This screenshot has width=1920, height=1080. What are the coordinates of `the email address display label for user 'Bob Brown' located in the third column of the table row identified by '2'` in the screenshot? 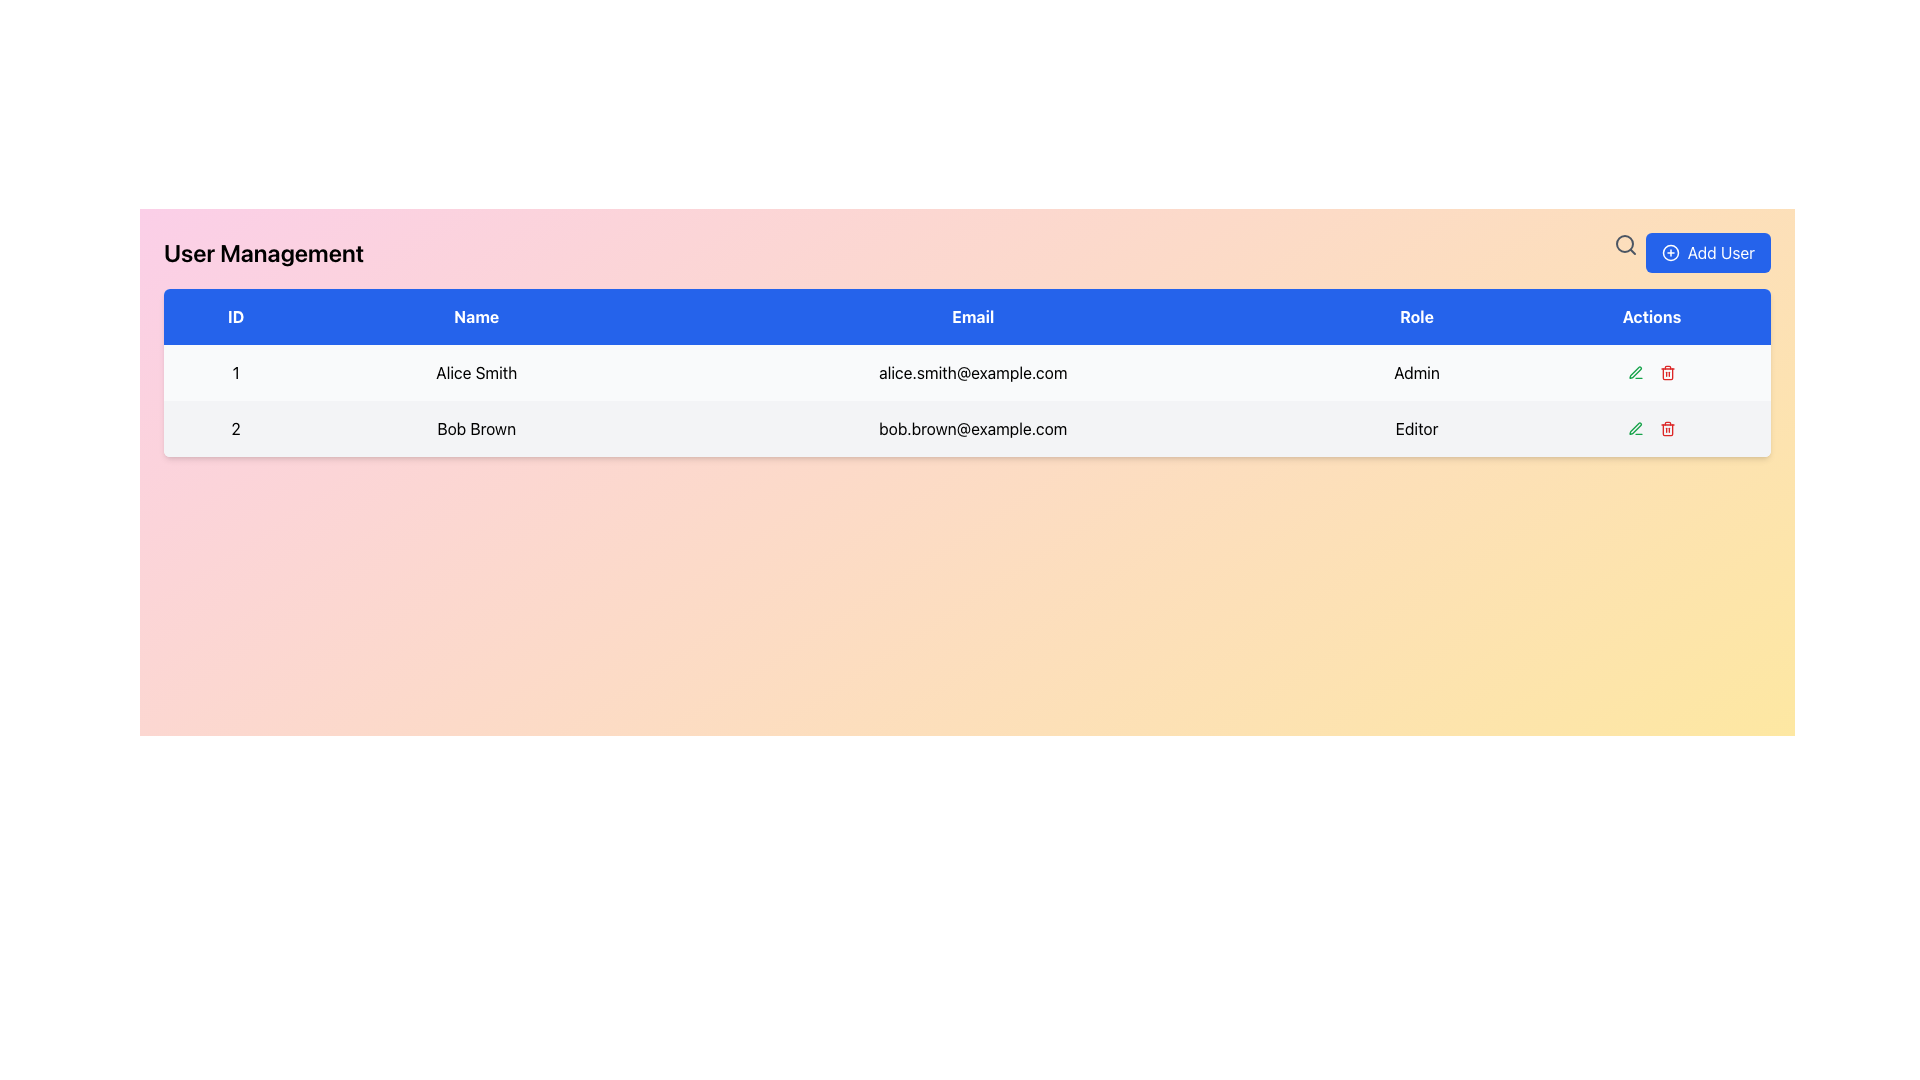 It's located at (973, 427).